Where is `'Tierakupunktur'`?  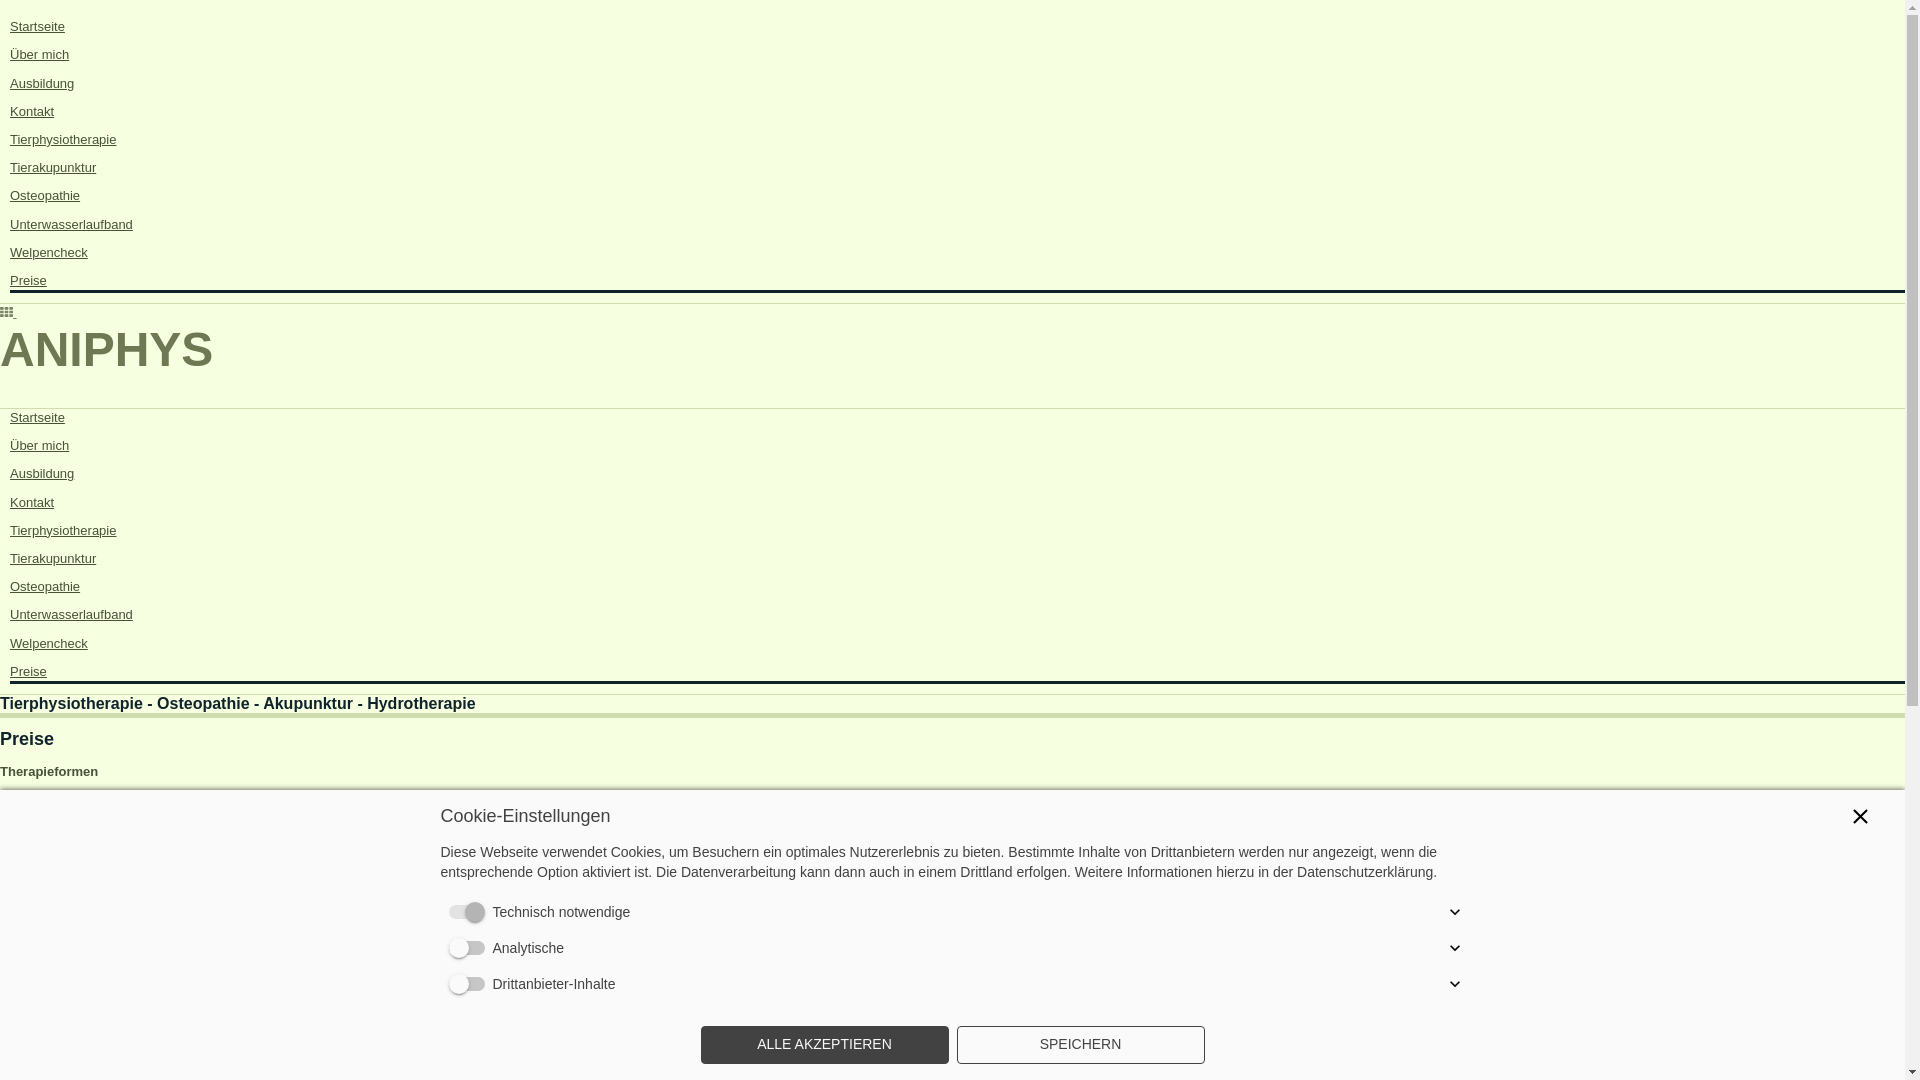
'Tierakupunktur' is located at coordinates (52, 166).